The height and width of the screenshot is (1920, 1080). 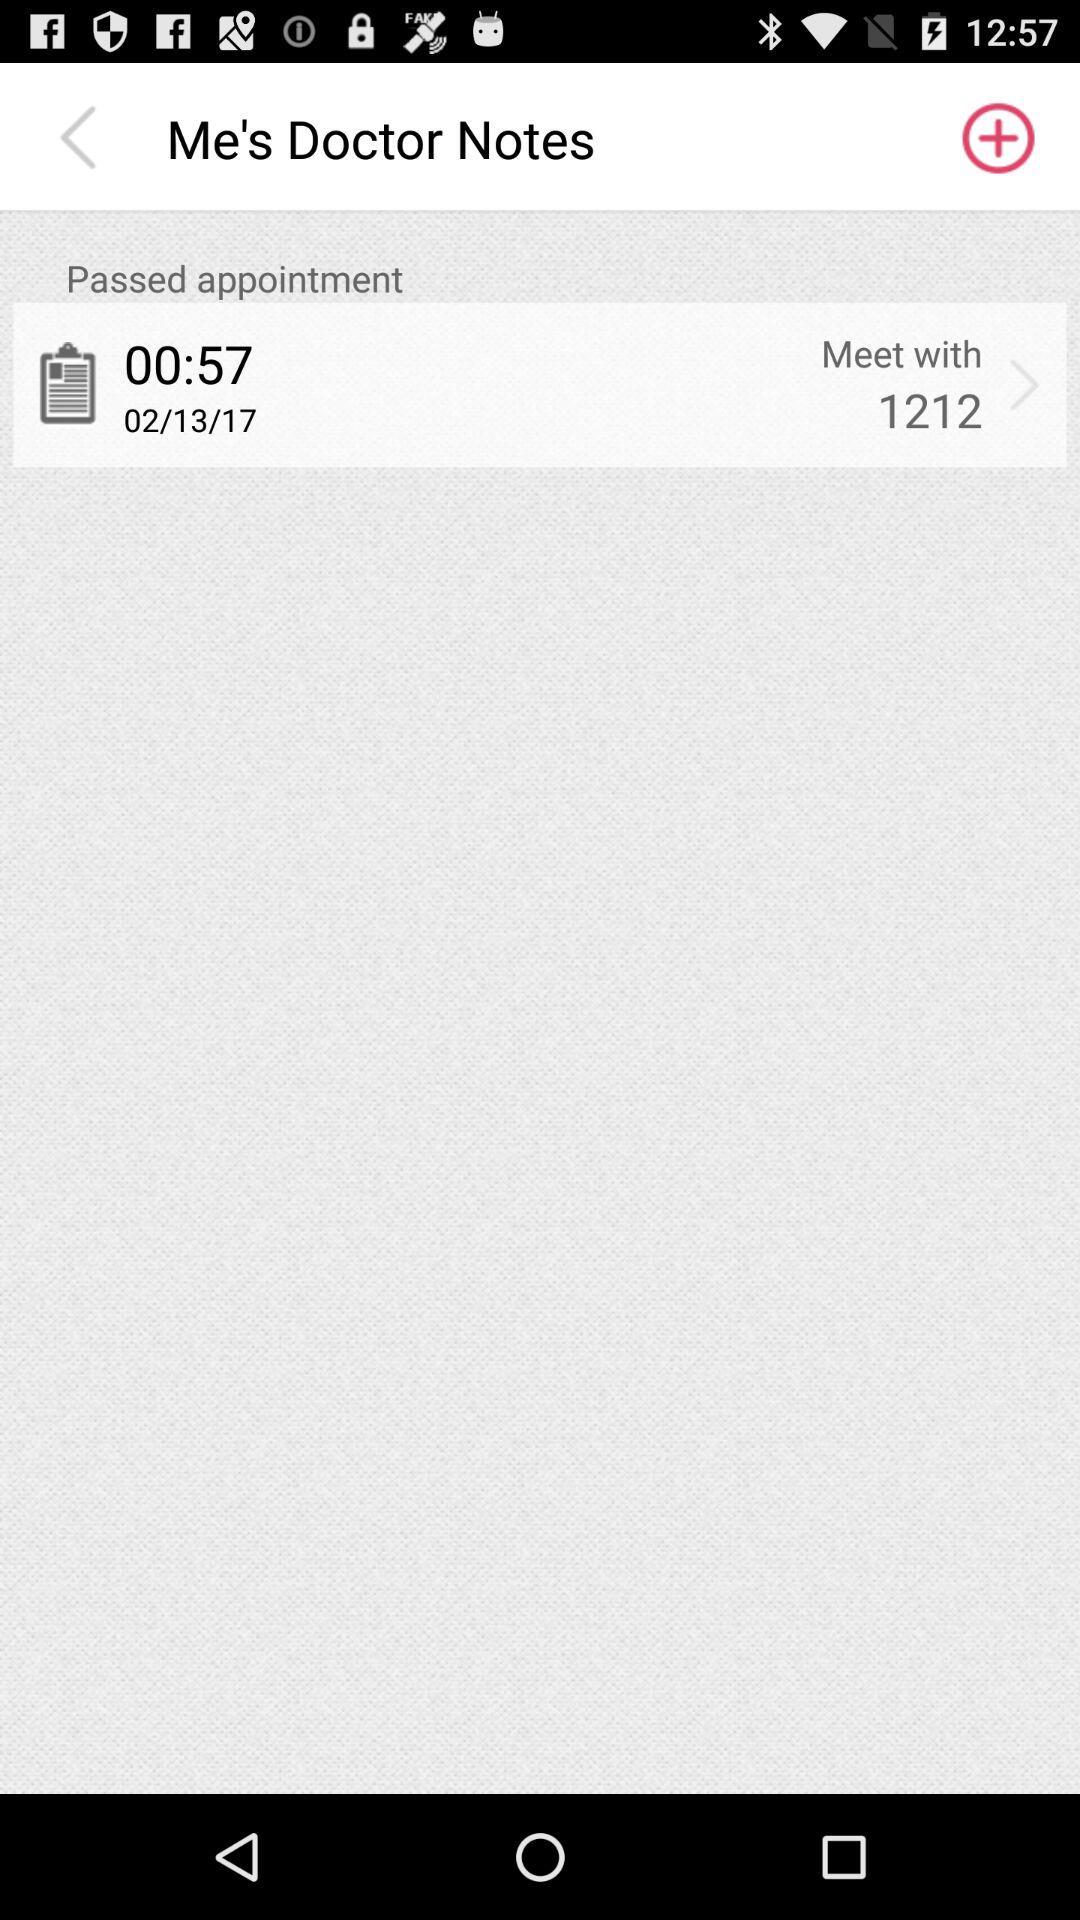 What do you see at coordinates (996, 137) in the screenshot?
I see `the app to the right of the me s doctor icon` at bounding box center [996, 137].